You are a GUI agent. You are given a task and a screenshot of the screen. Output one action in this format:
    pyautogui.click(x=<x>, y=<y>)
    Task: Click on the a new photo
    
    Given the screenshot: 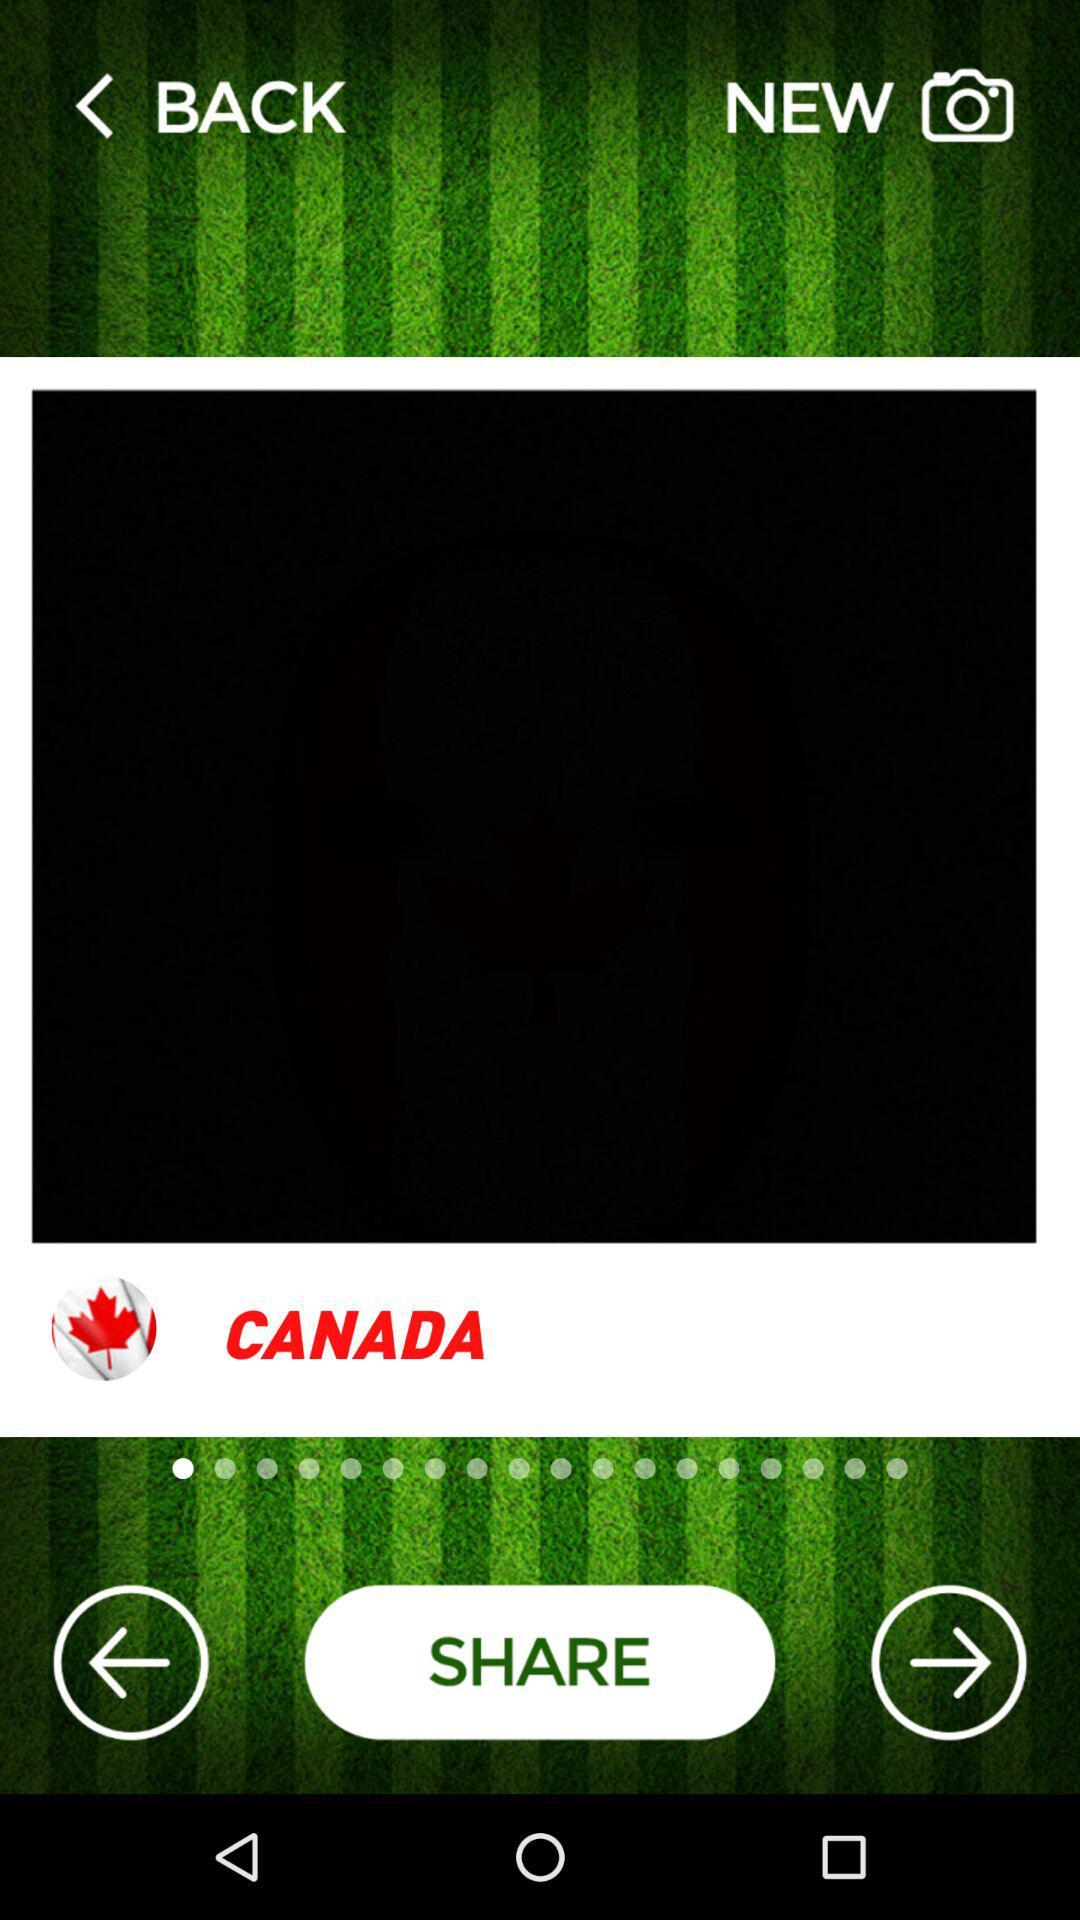 What is the action you would take?
    pyautogui.click(x=869, y=104)
    